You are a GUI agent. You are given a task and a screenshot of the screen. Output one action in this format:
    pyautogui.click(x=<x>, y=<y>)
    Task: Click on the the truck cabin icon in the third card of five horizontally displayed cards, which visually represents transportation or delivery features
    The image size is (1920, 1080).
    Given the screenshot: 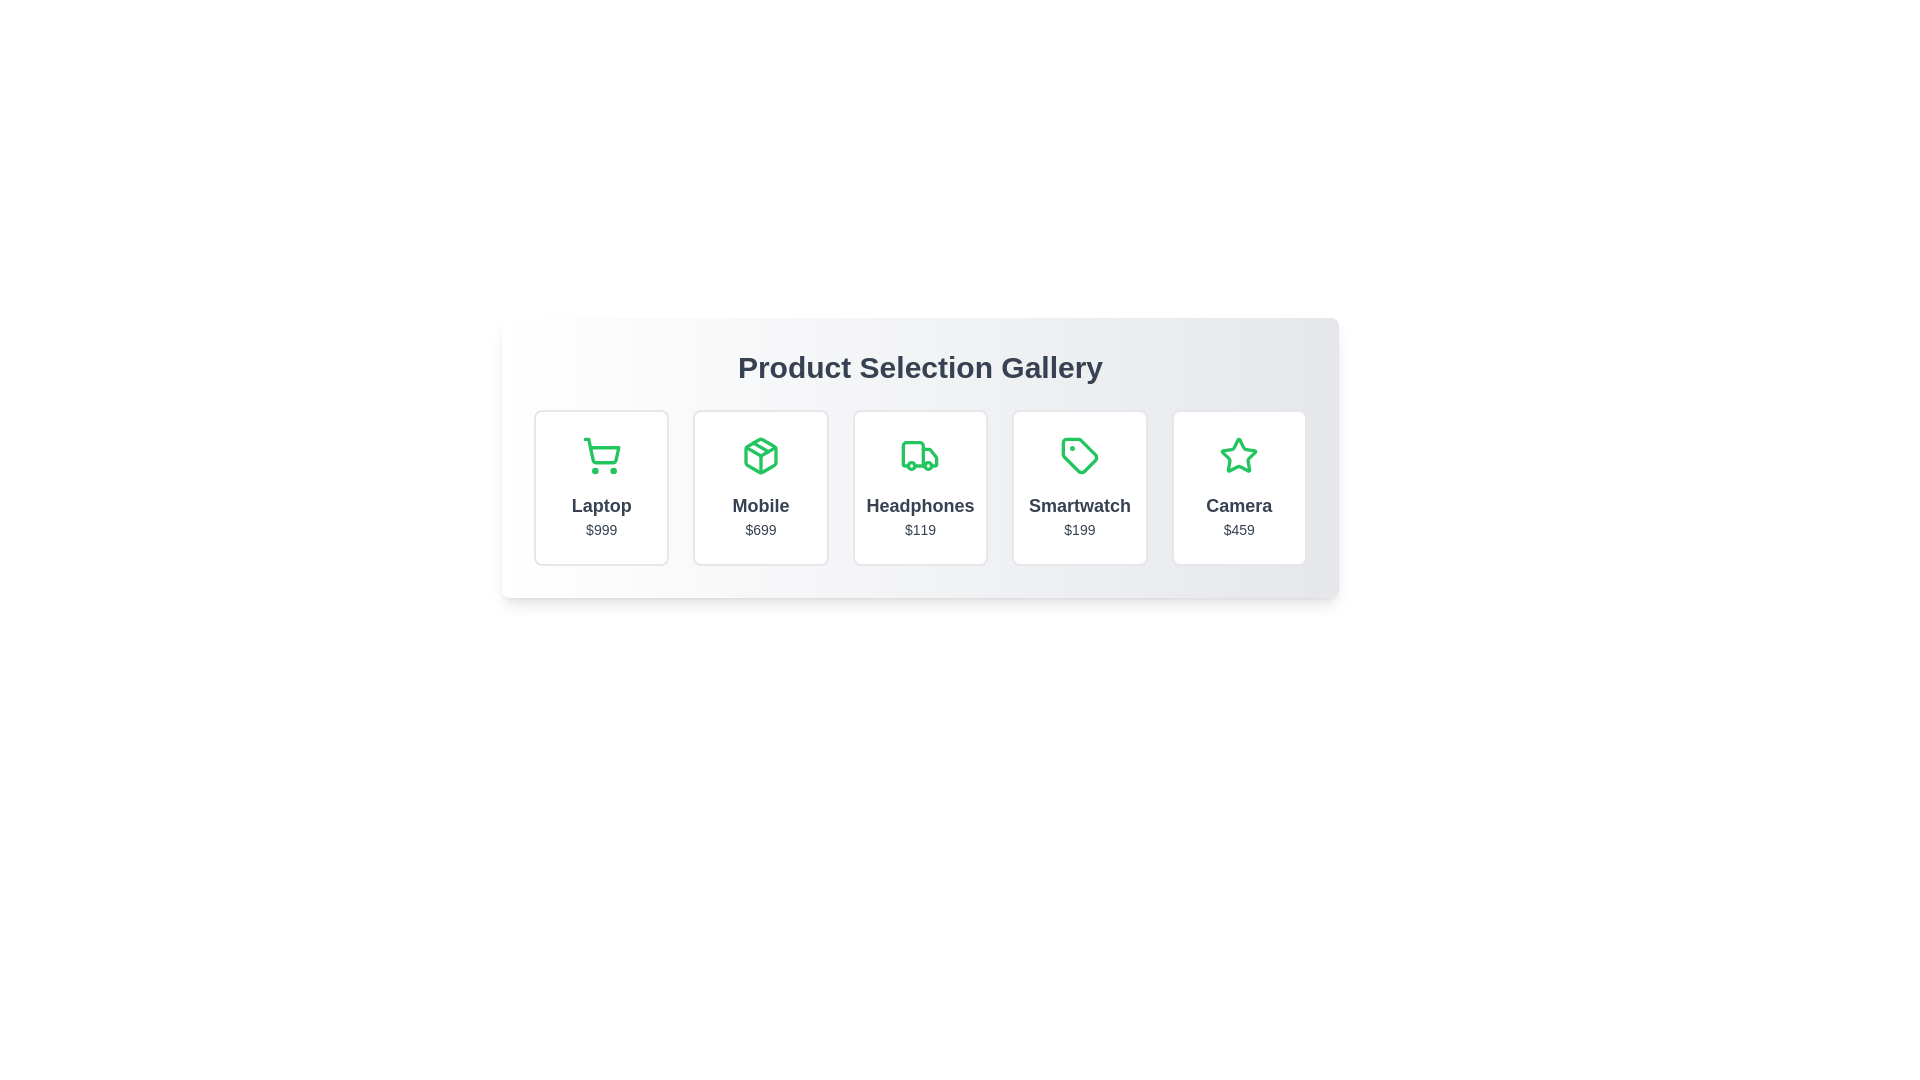 What is the action you would take?
    pyautogui.click(x=912, y=454)
    